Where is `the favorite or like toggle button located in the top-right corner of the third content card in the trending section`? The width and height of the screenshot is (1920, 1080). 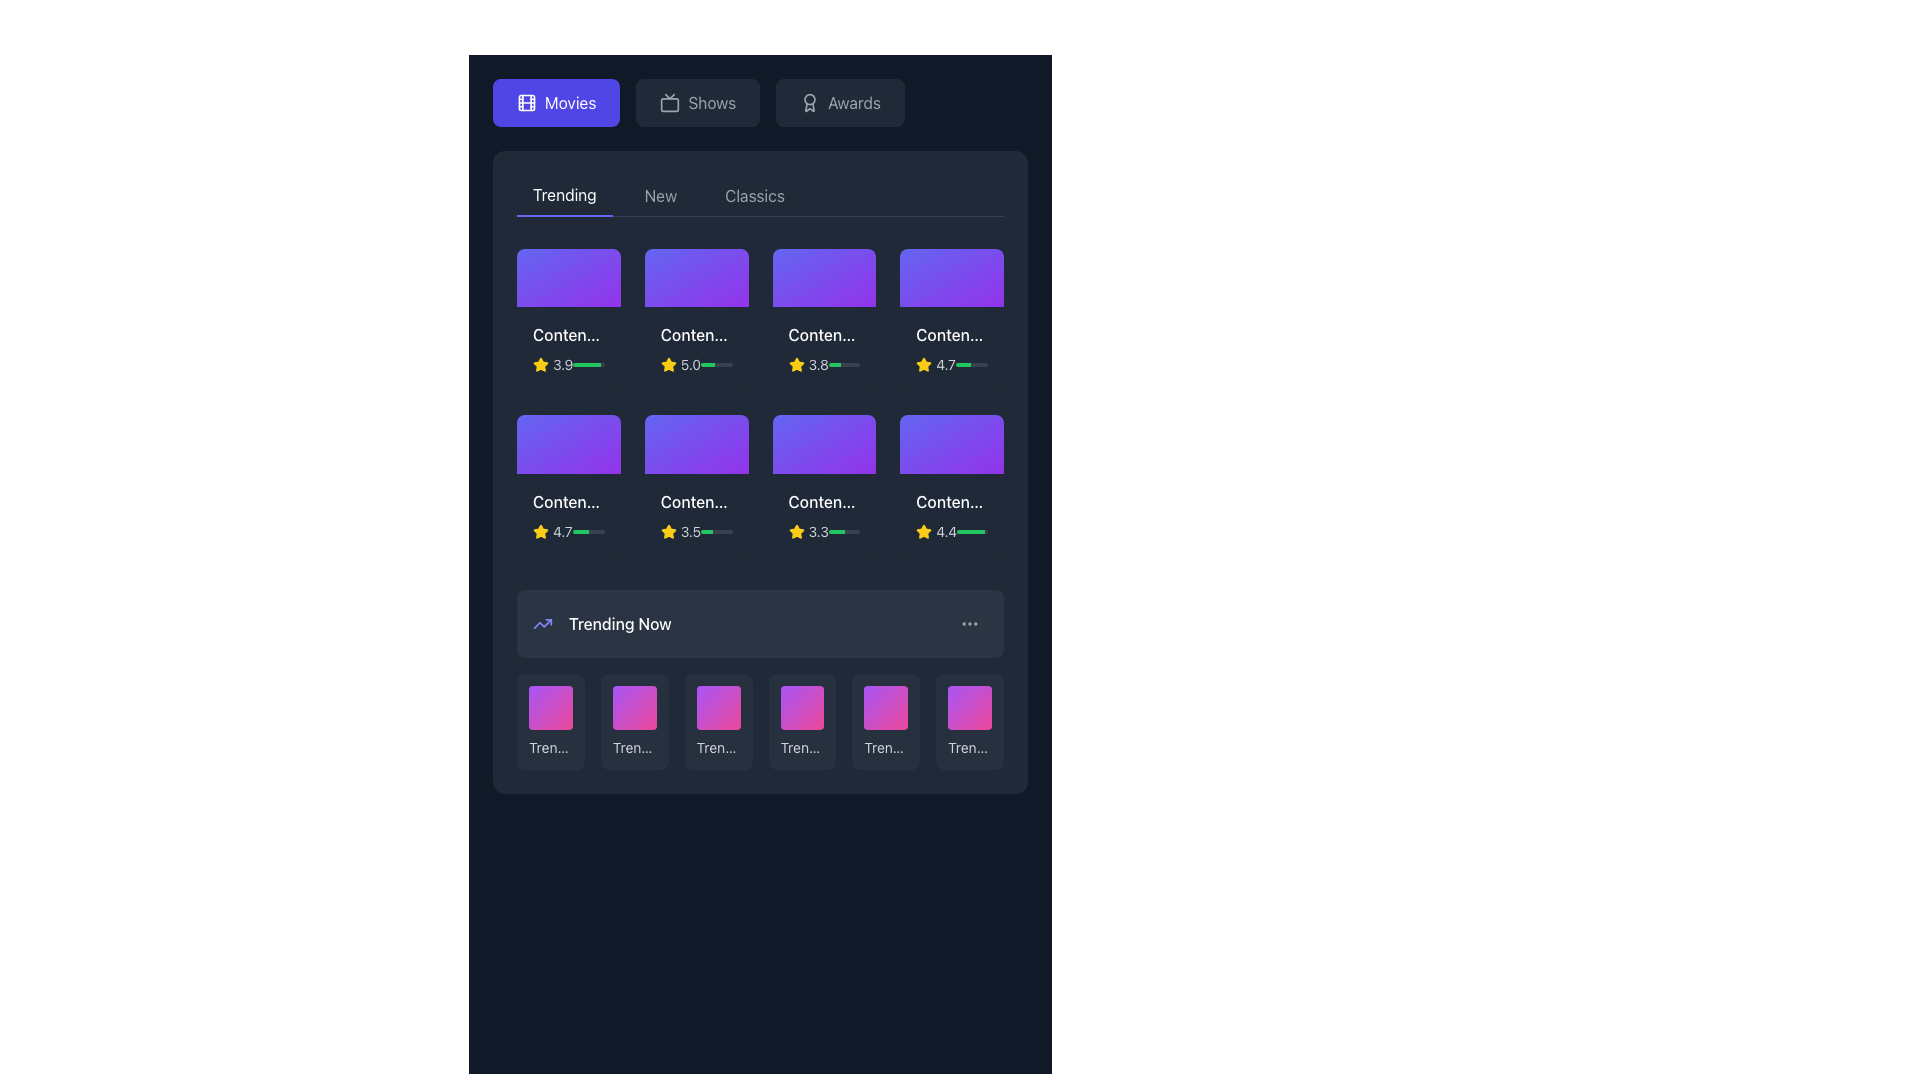 the favorite or like toggle button located in the top-right corner of the third content card in the trending section is located at coordinates (856, 268).